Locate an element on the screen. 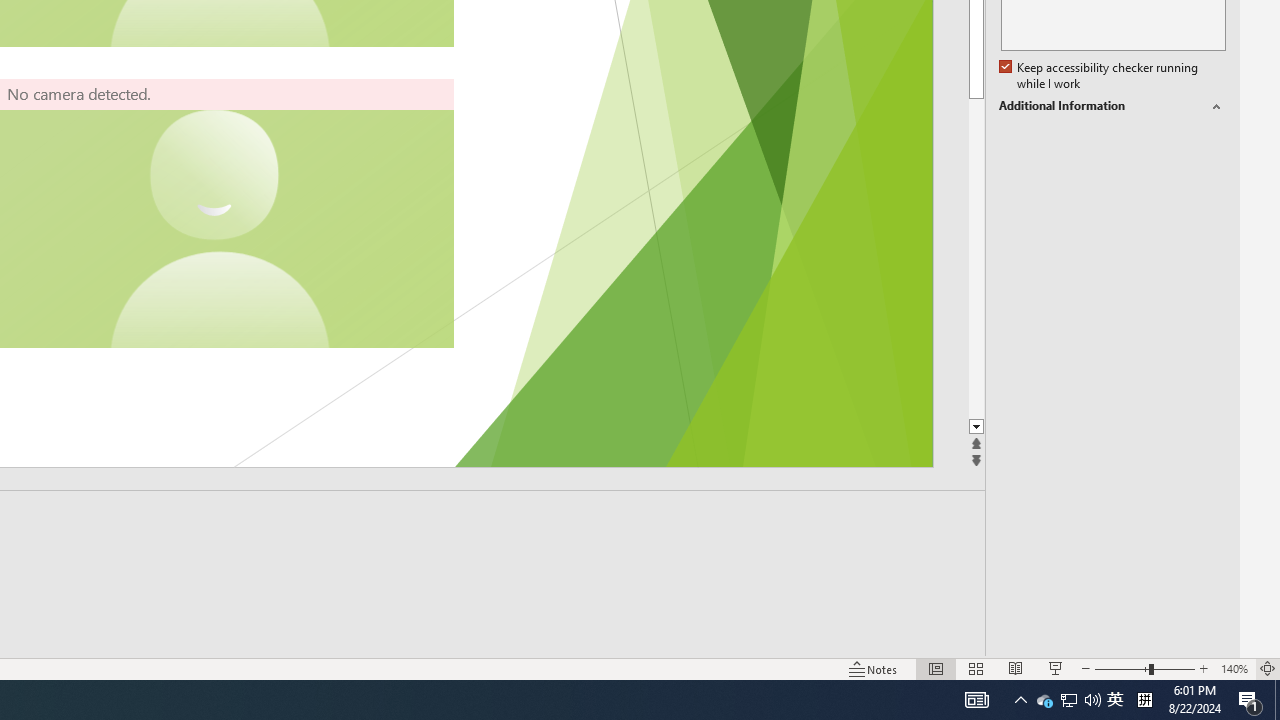 Image resolution: width=1280 pixels, height=720 pixels. 'Additional Information' is located at coordinates (1111, 106).